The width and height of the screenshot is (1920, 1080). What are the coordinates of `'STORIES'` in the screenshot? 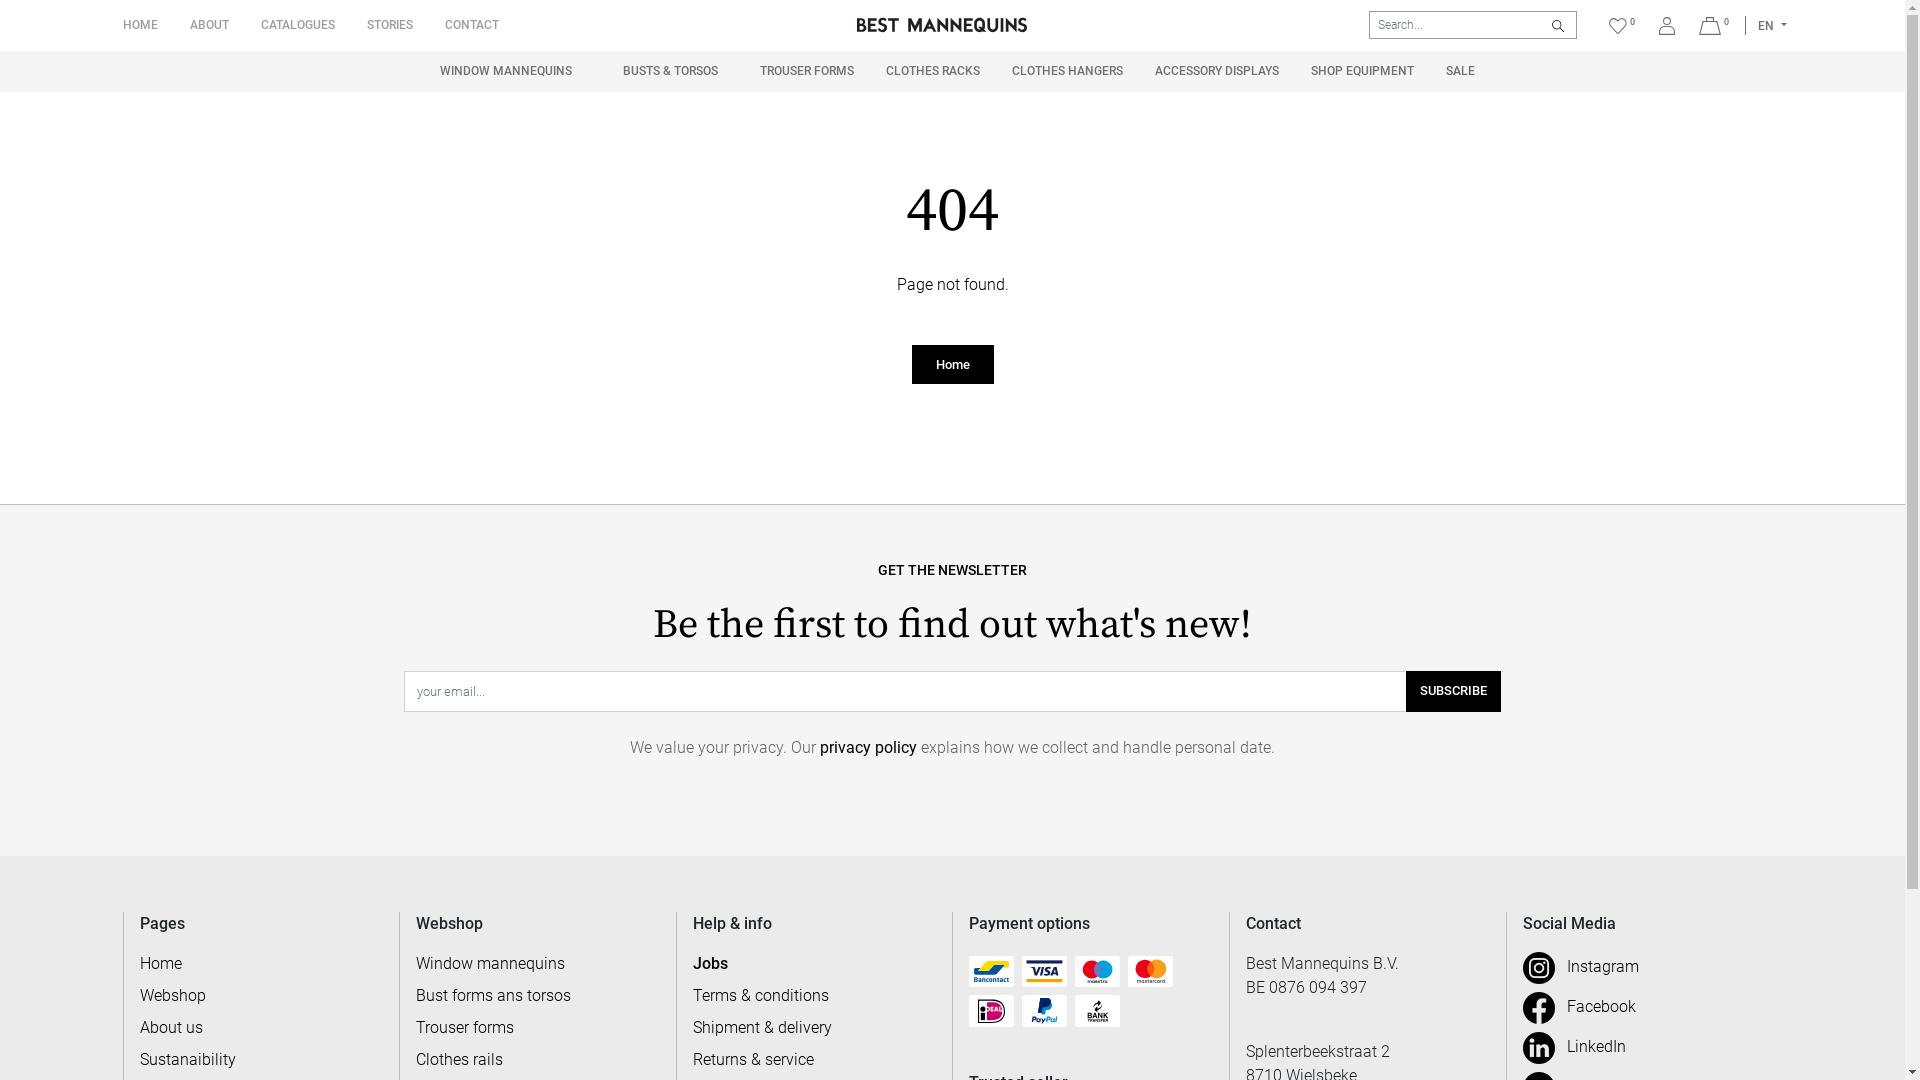 It's located at (388, 24).